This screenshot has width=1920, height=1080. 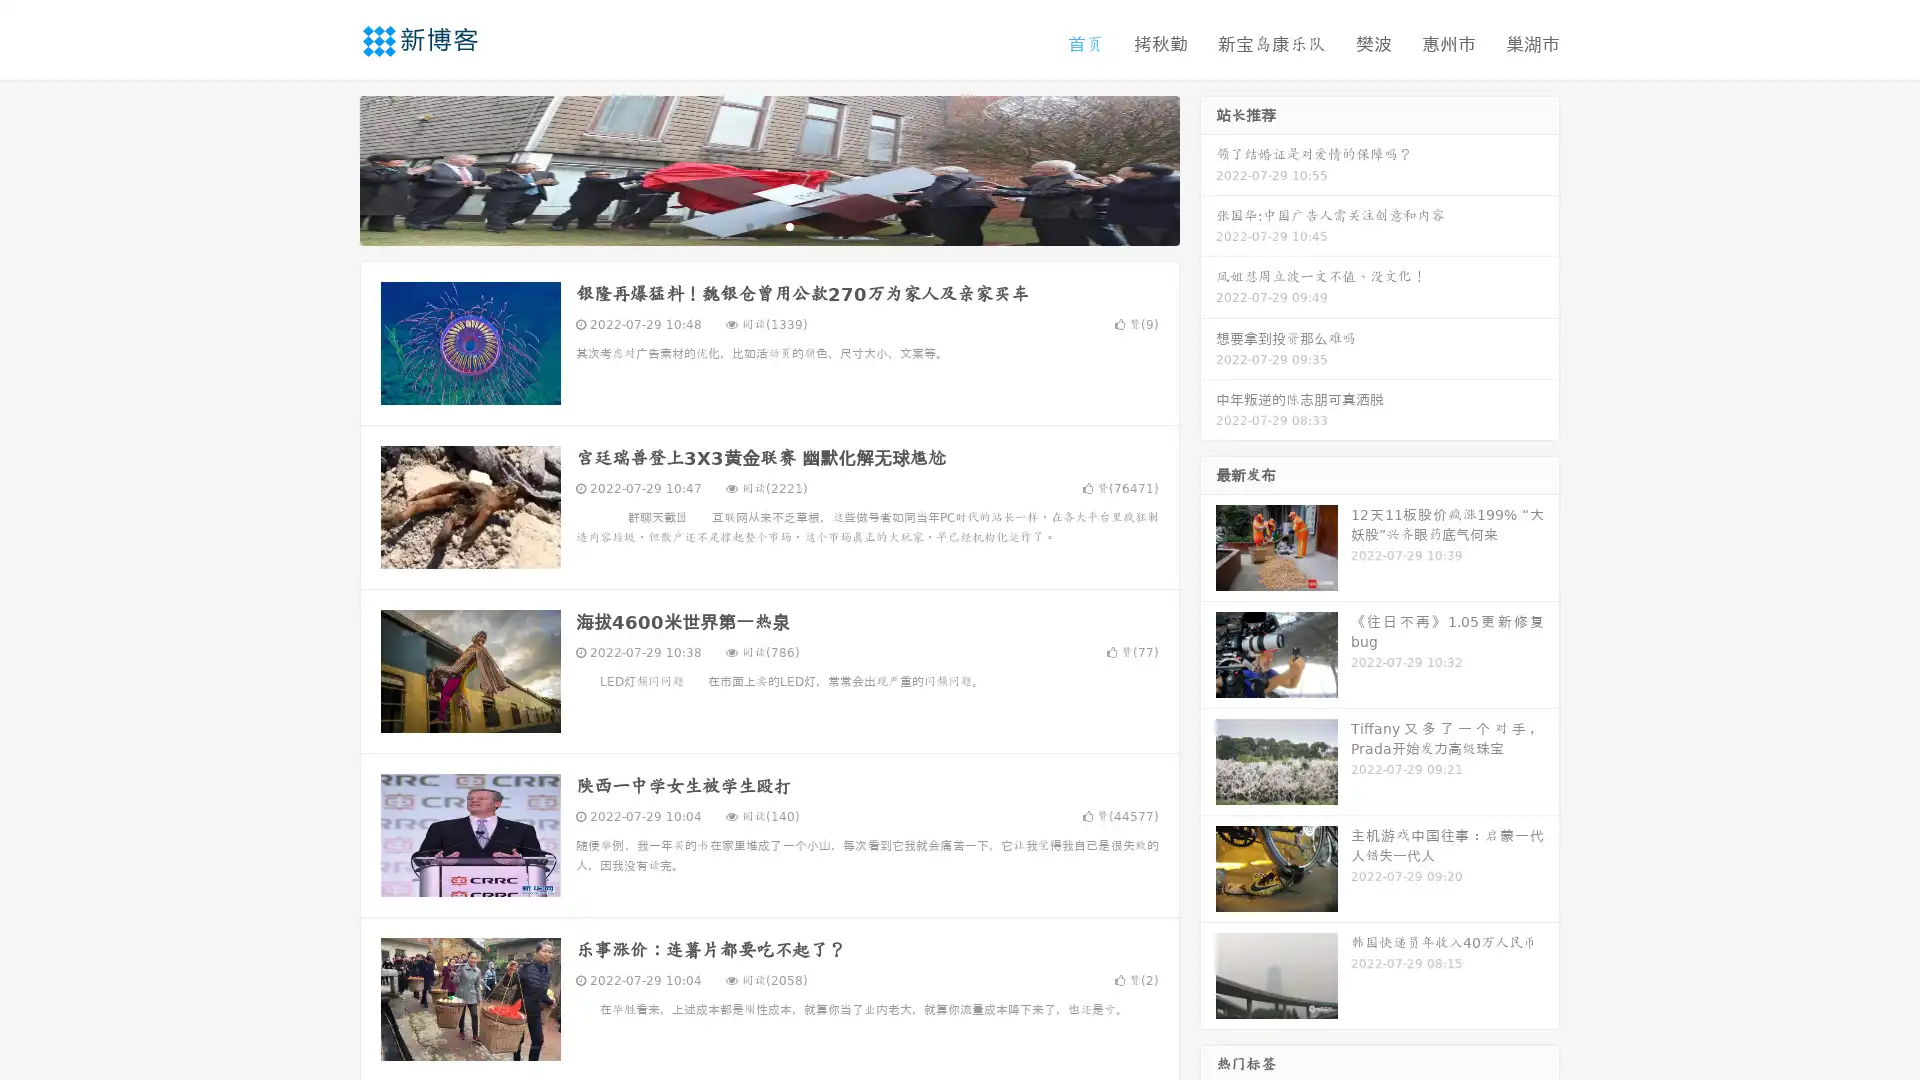 I want to click on Go to slide 3, so click(x=789, y=225).